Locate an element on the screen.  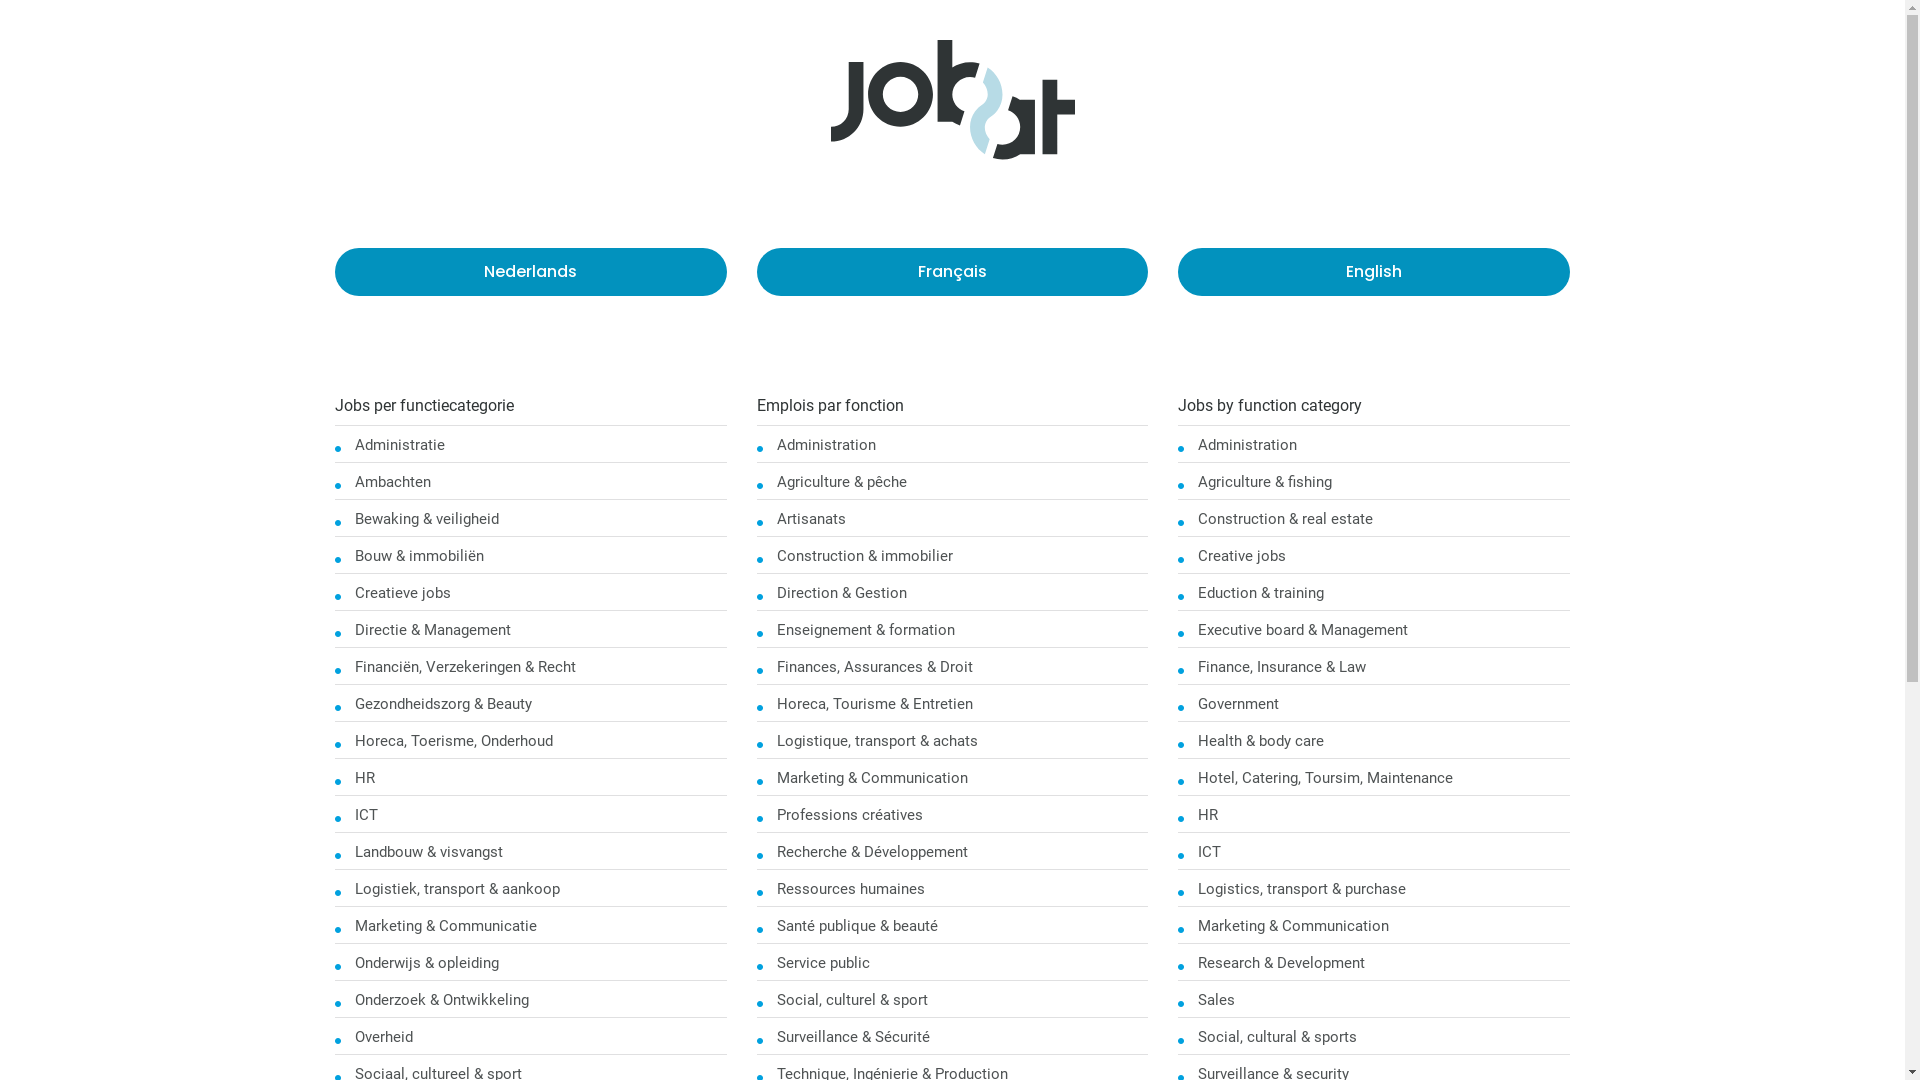
'Executive board & Management' is located at coordinates (1302, 628).